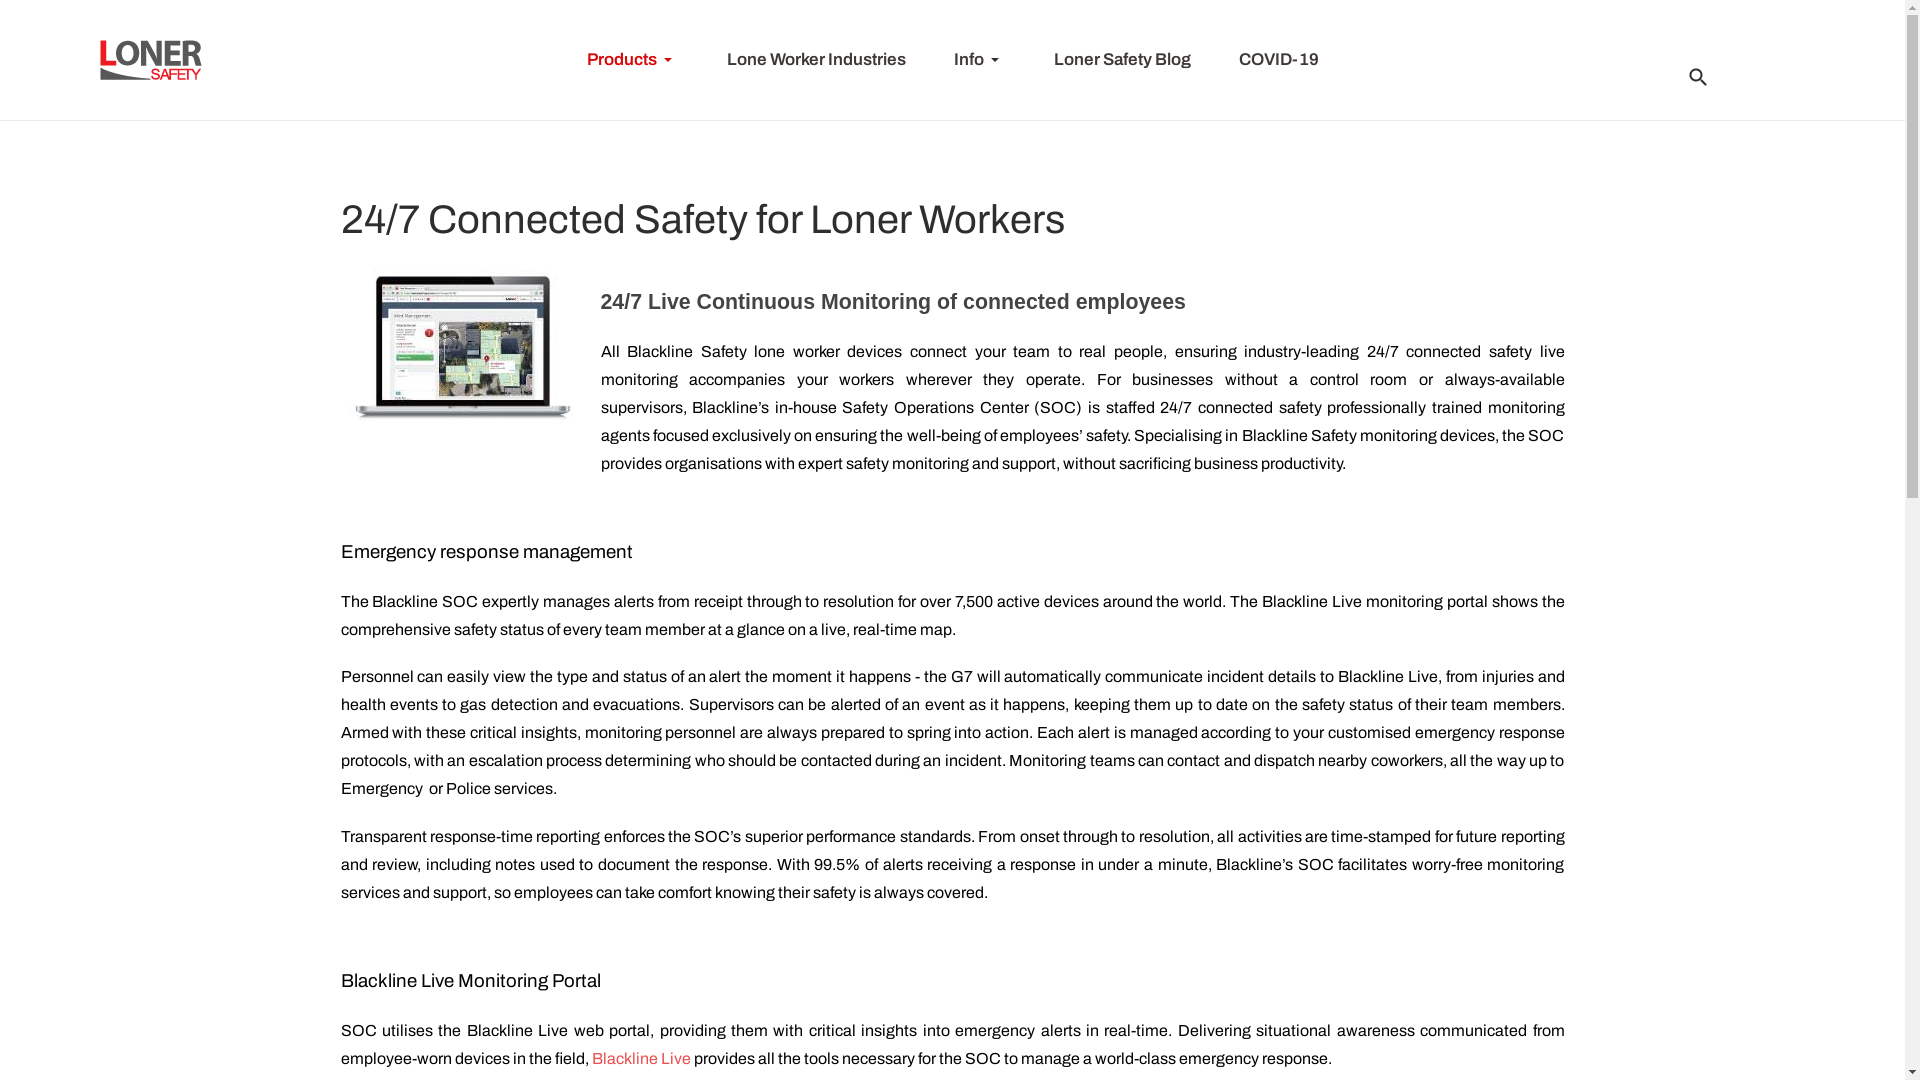 The height and width of the screenshot is (1080, 1920). I want to click on 'COVID-19', so click(1276, 59).